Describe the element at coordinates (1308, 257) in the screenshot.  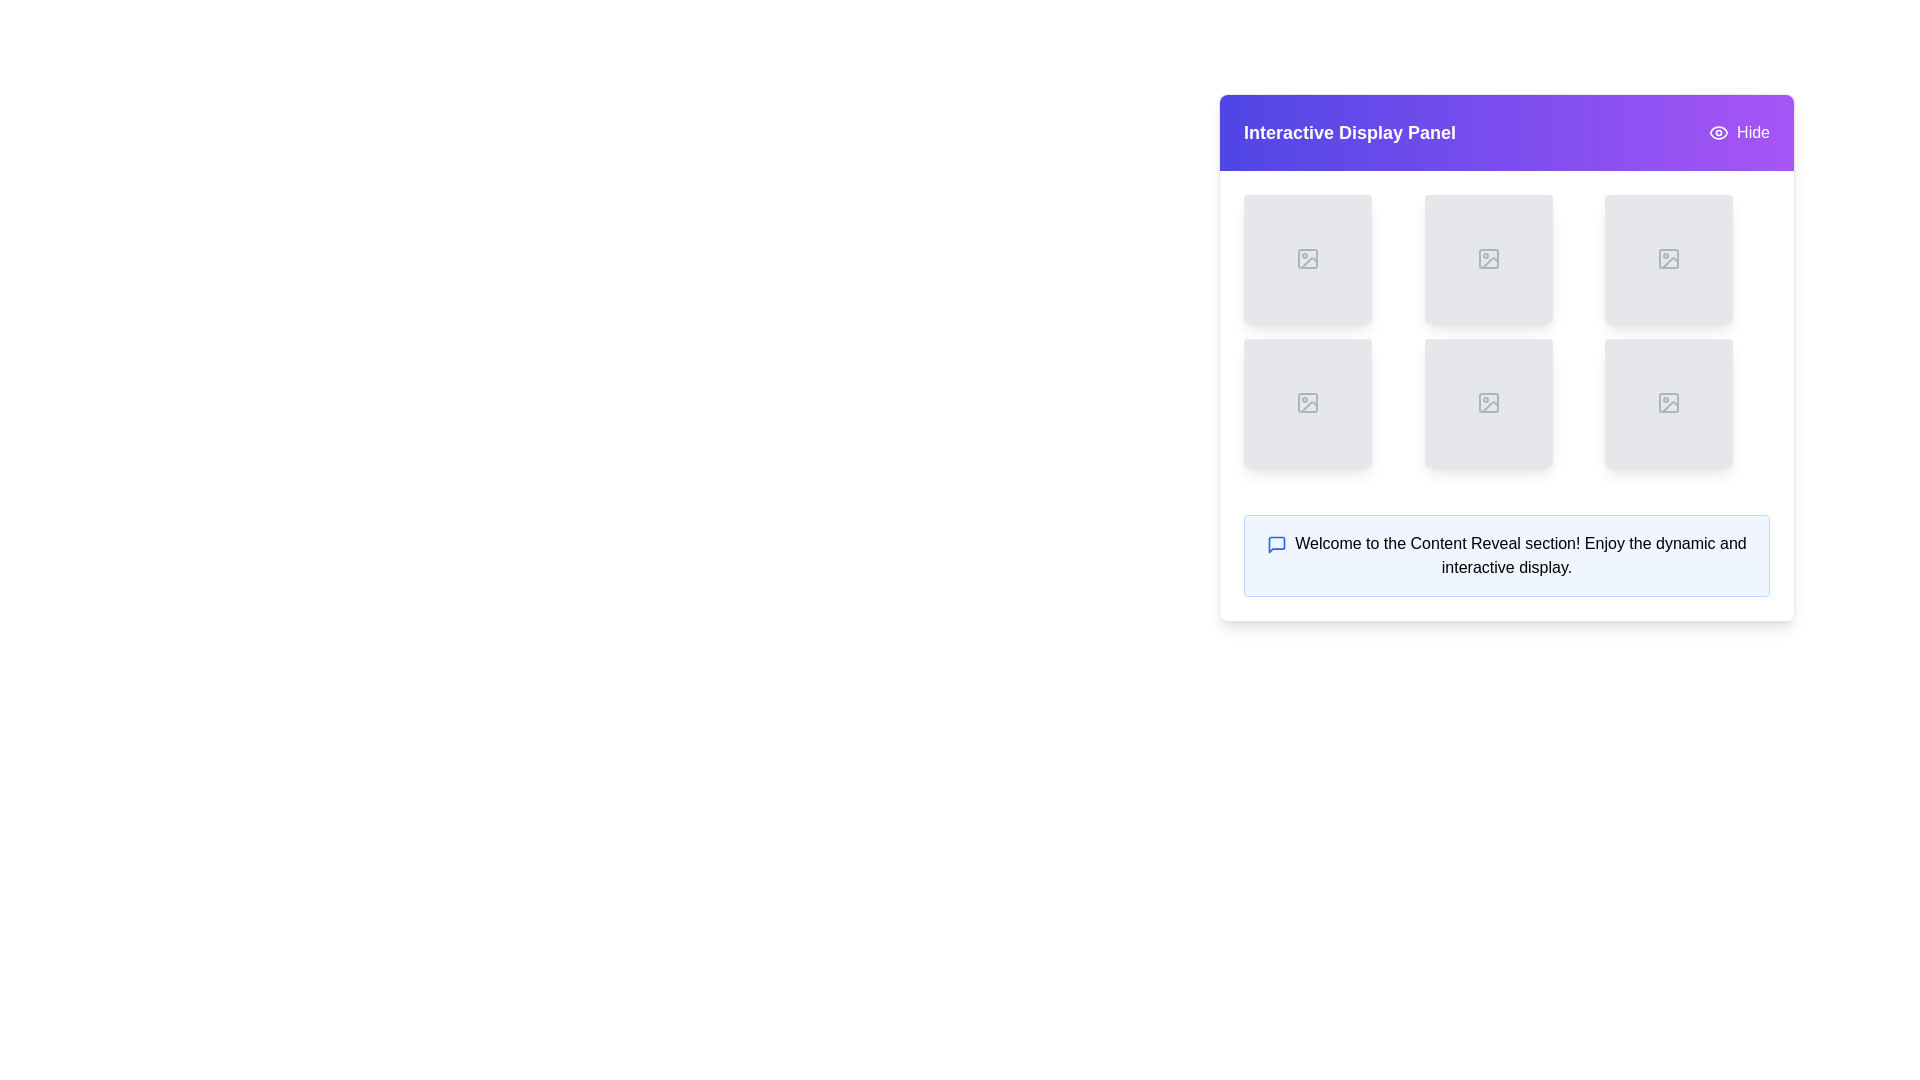
I see `the photo frame icon with a circular dot located in the first tile of the grid in the 'Interactive Display Panel' in the upper-right section of the interface` at that location.